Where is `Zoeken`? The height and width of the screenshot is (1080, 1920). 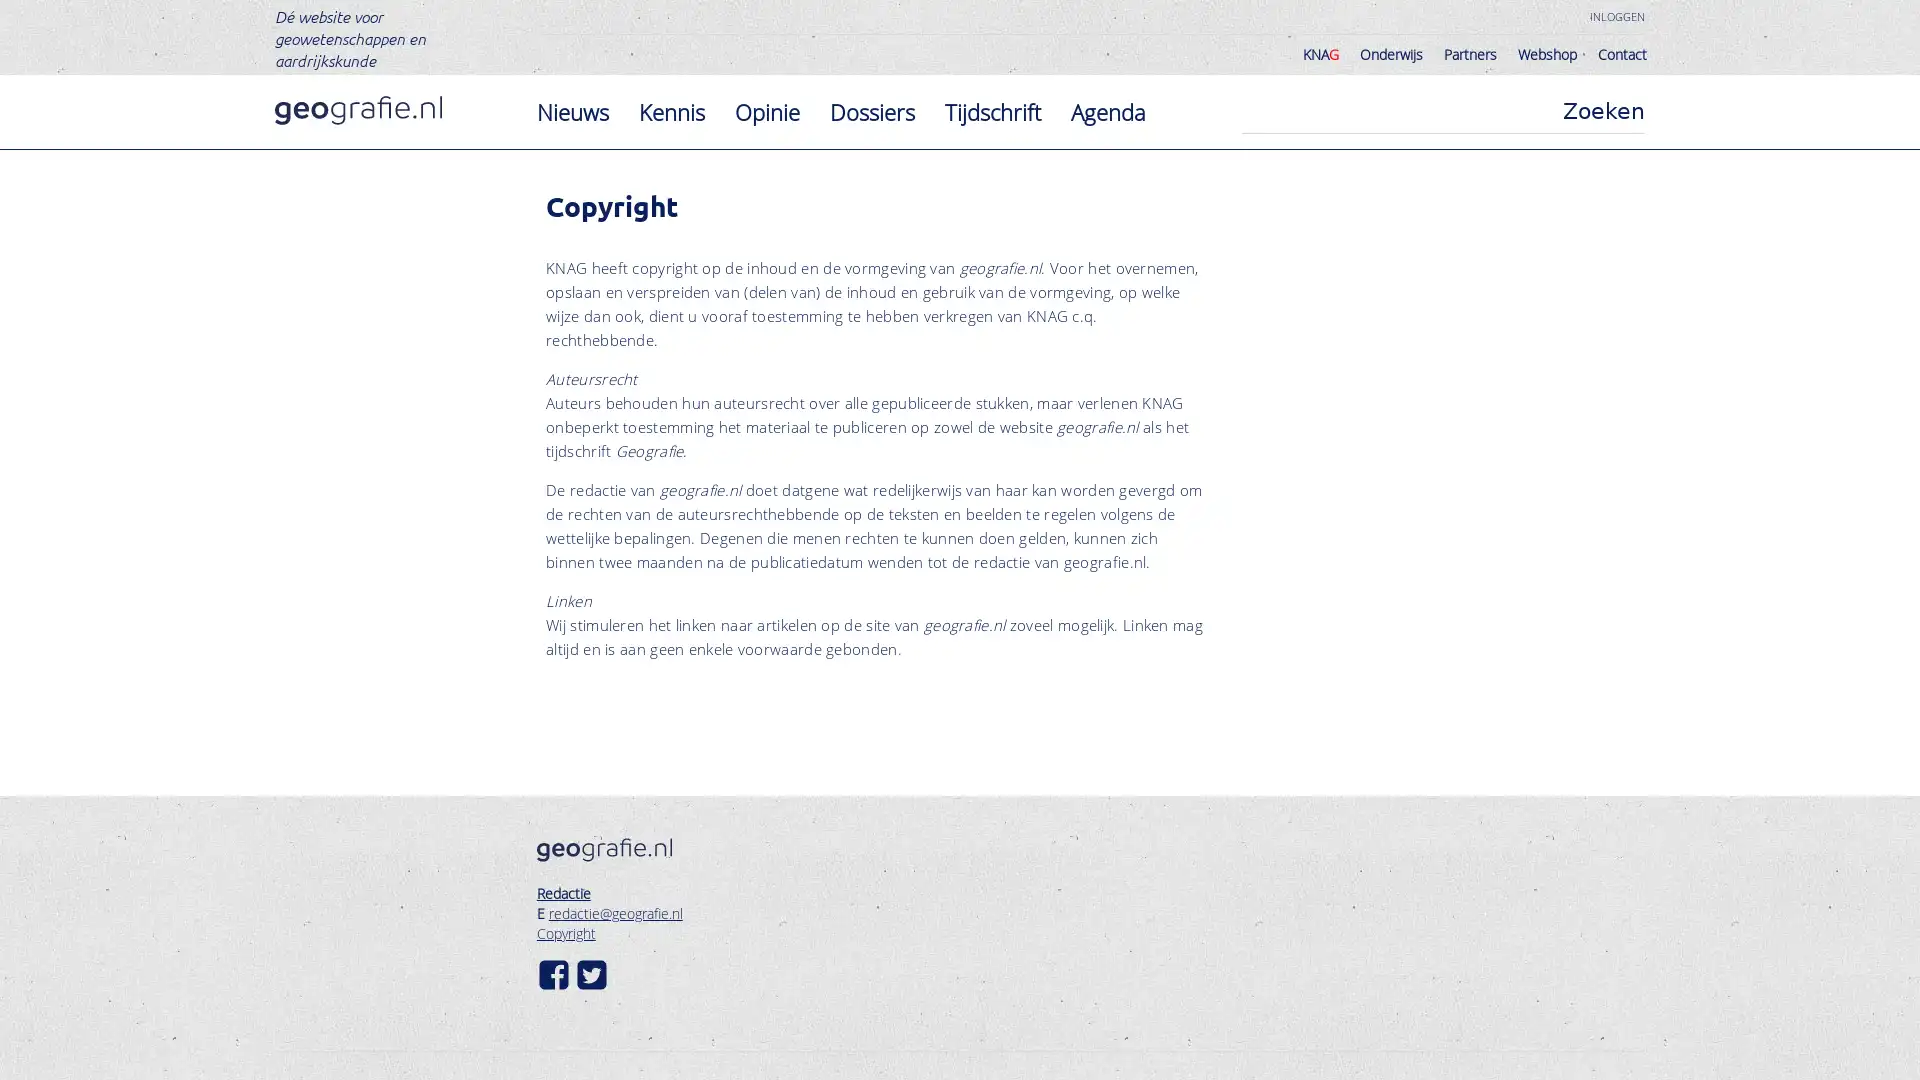 Zoeken is located at coordinates (1603, 111).